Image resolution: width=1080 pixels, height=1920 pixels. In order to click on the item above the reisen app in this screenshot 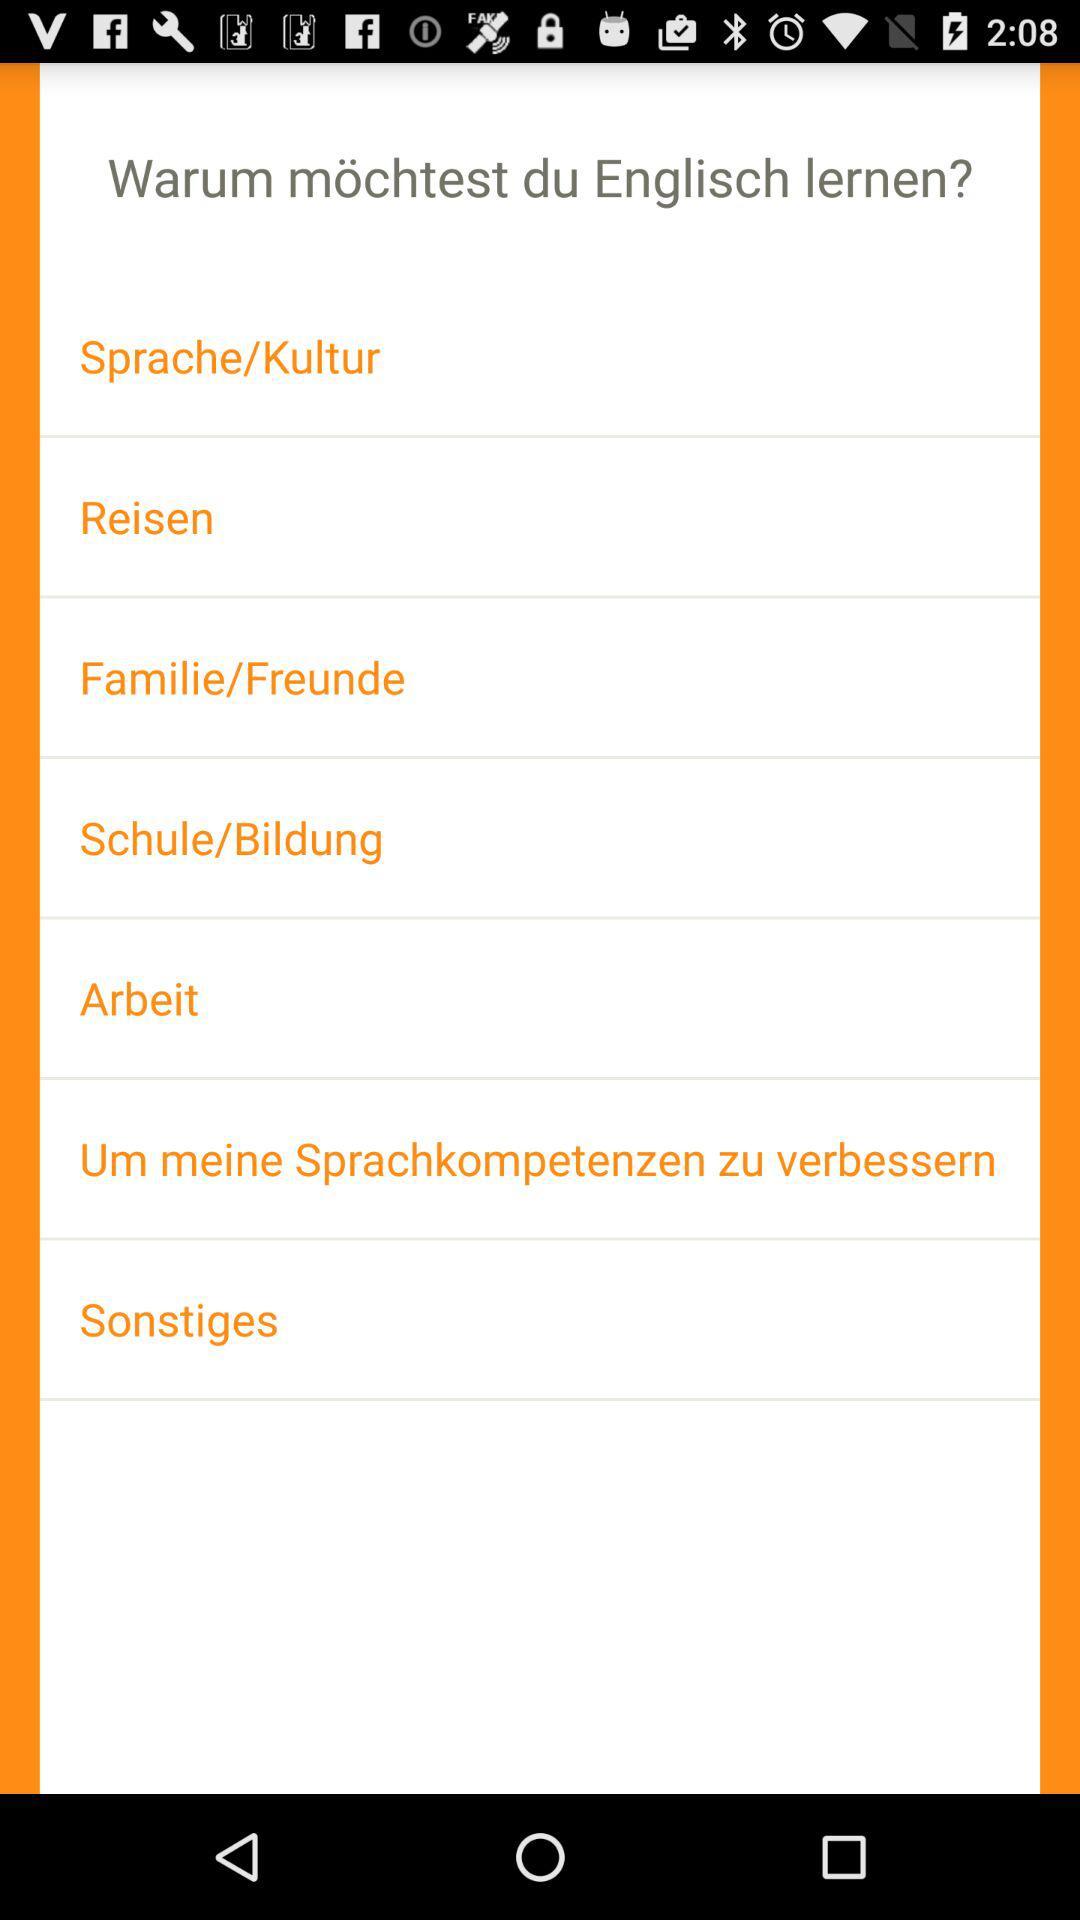, I will do `click(540, 356)`.